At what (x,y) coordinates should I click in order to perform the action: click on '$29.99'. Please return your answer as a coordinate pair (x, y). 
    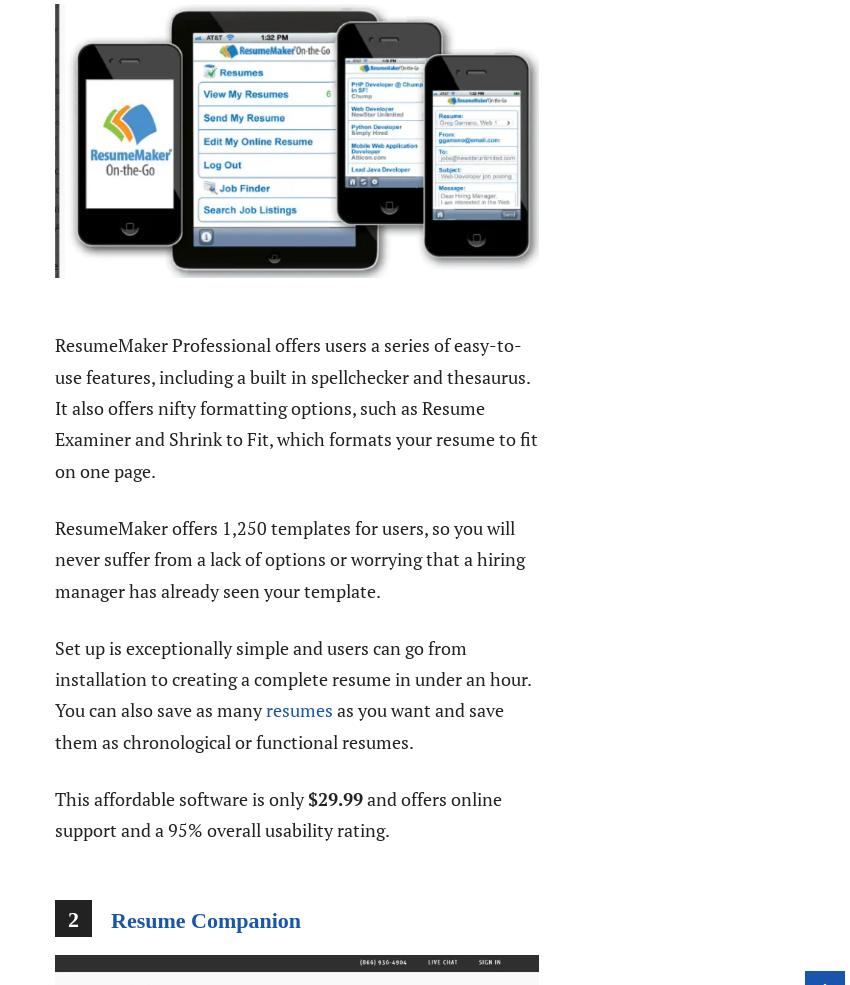
    Looking at the image, I should click on (308, 798).